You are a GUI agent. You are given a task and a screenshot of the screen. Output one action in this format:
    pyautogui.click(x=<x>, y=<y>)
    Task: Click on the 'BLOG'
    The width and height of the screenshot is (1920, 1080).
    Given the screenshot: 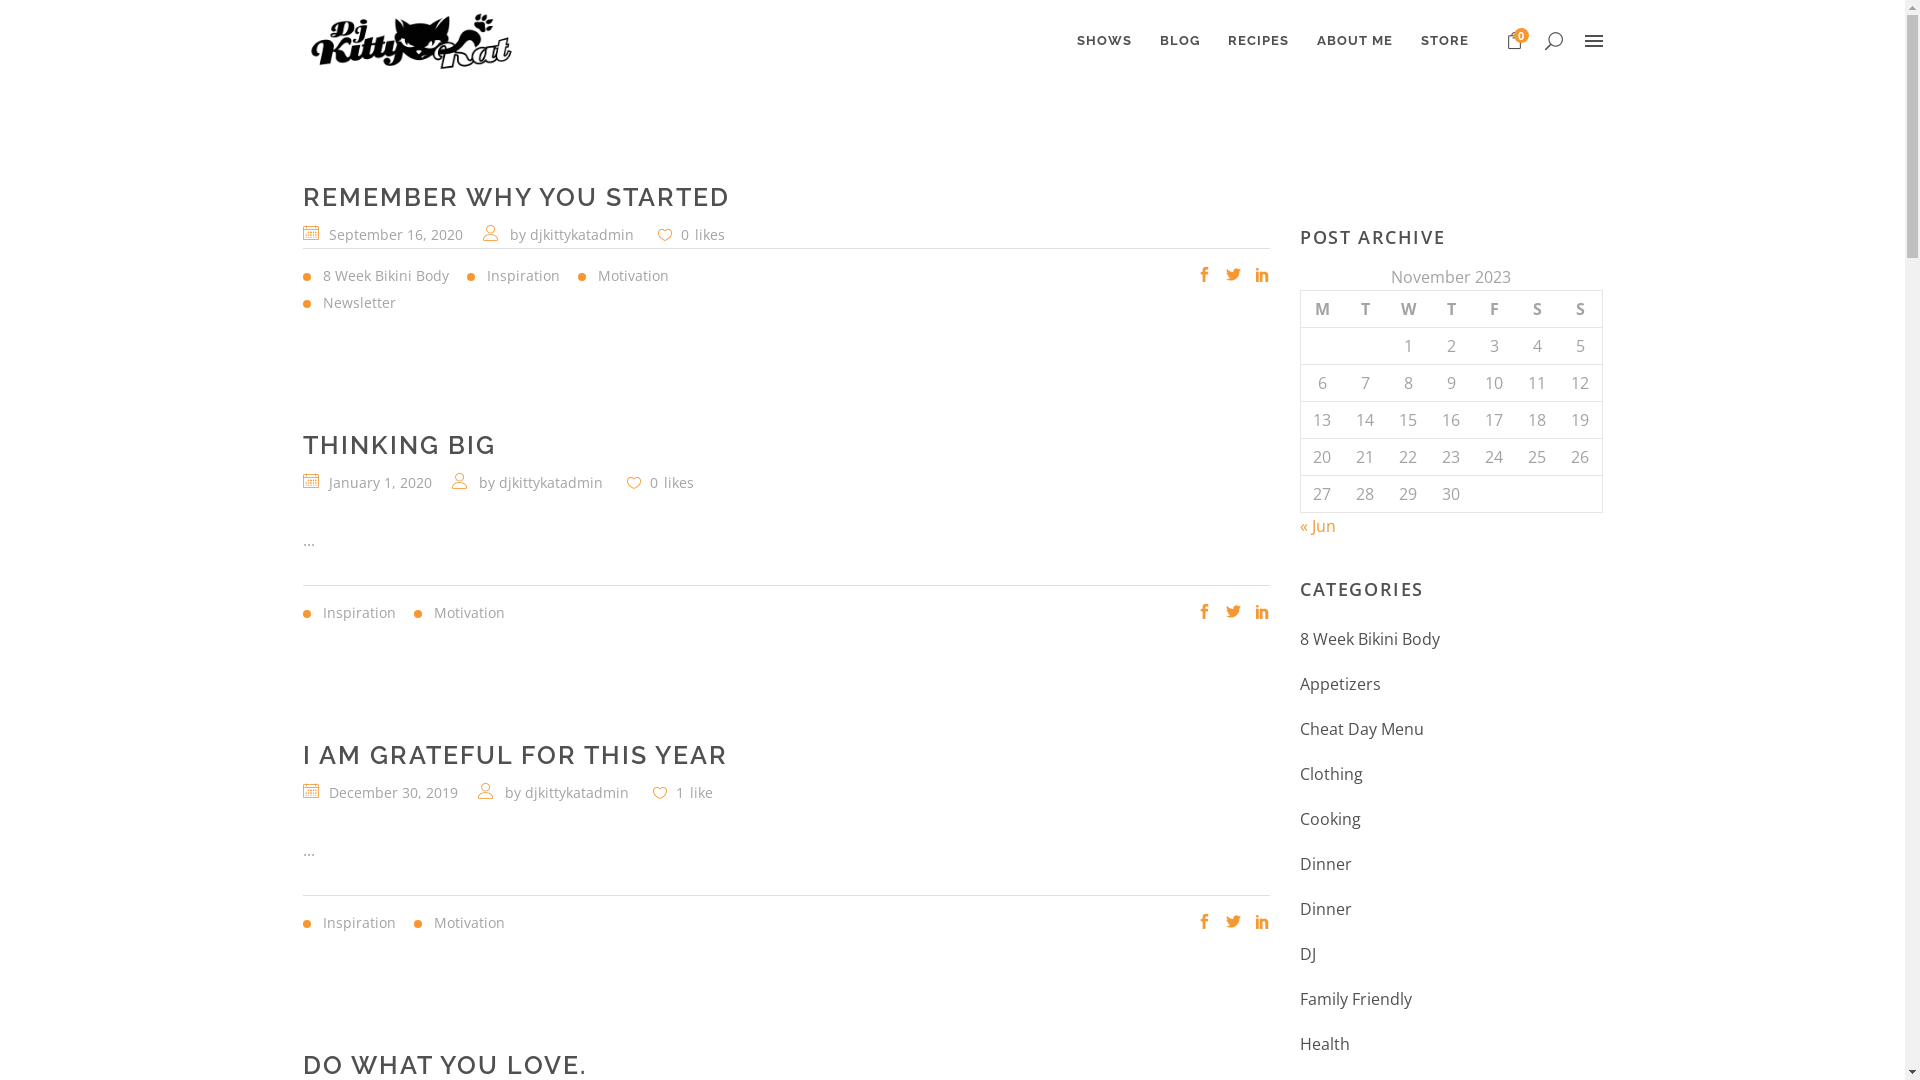 What is the action you would take?
    pyautogui.click(x=1146, y=41)
    